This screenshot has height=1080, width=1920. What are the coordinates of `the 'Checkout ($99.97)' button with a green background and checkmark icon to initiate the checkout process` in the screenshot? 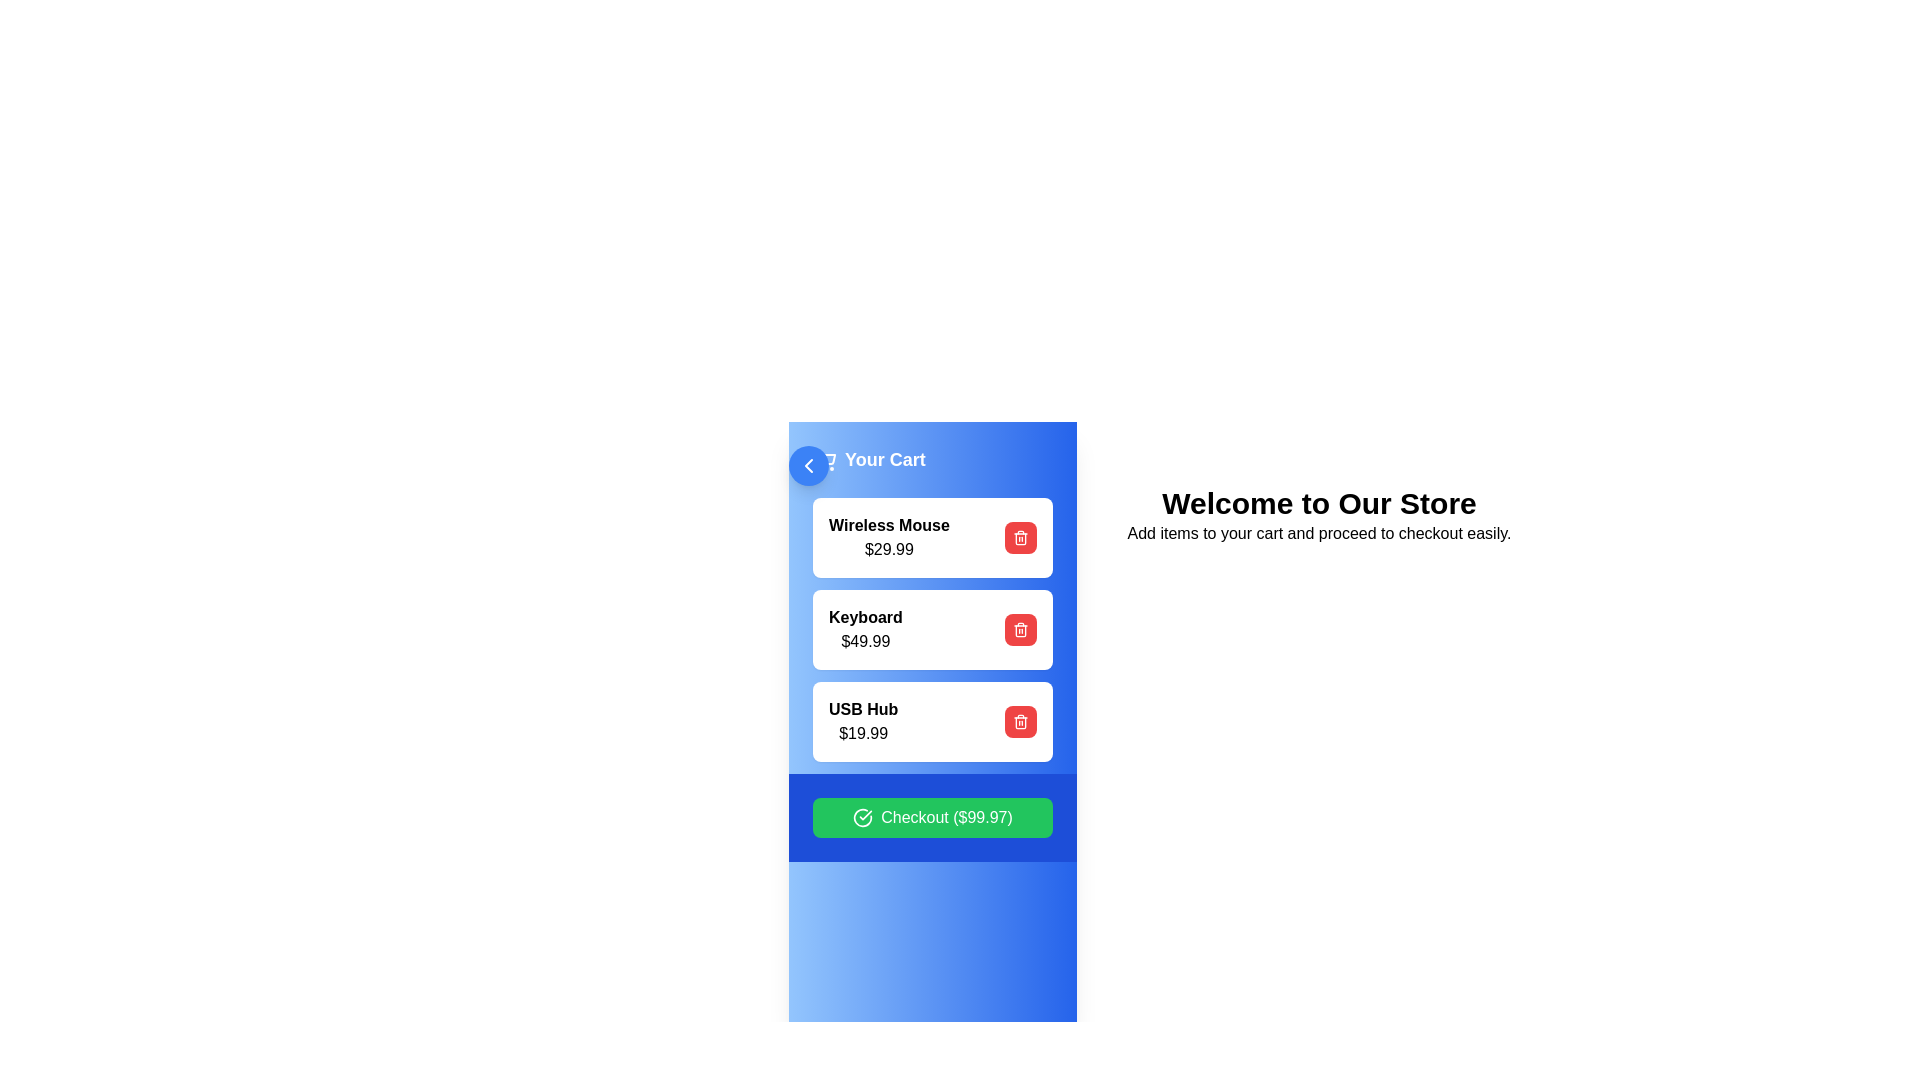 It's located at (931, 817).